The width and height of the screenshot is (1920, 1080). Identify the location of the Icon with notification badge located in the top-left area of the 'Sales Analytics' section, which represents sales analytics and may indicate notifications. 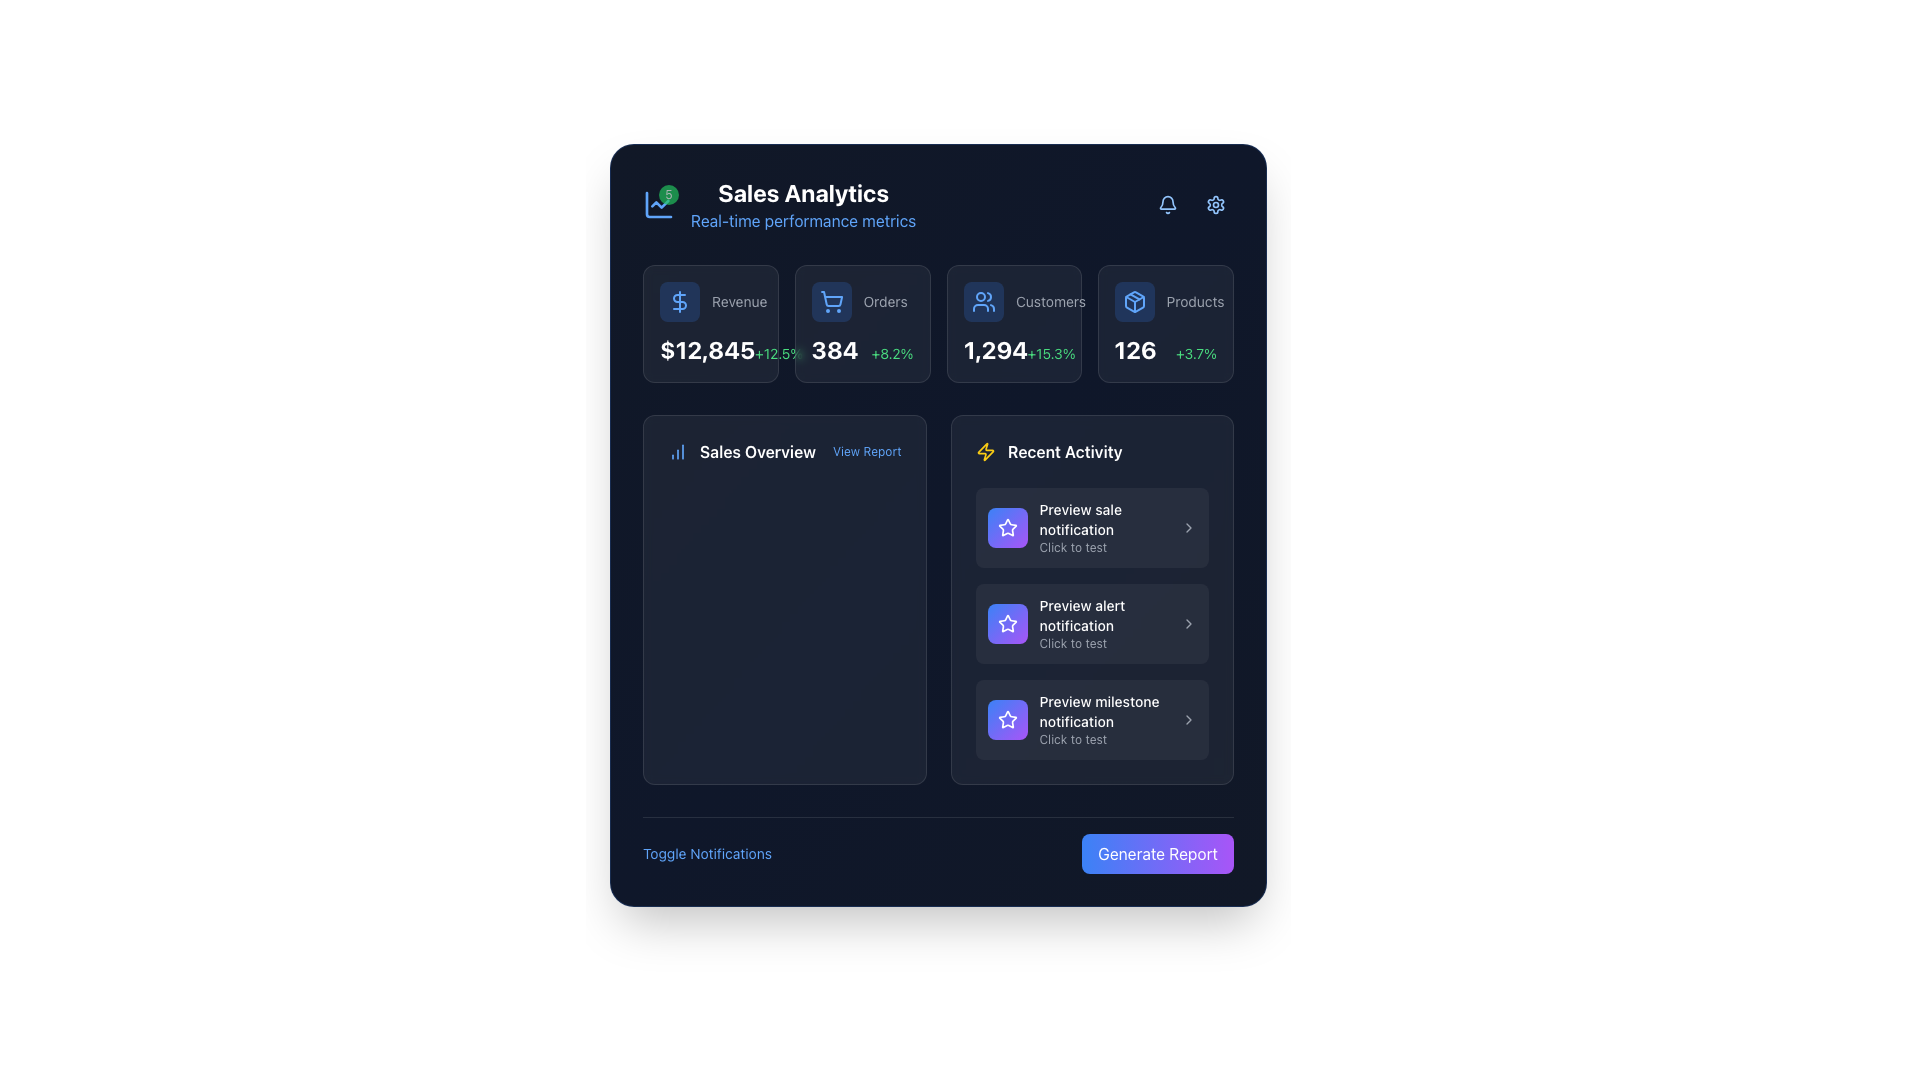
(658, 204).